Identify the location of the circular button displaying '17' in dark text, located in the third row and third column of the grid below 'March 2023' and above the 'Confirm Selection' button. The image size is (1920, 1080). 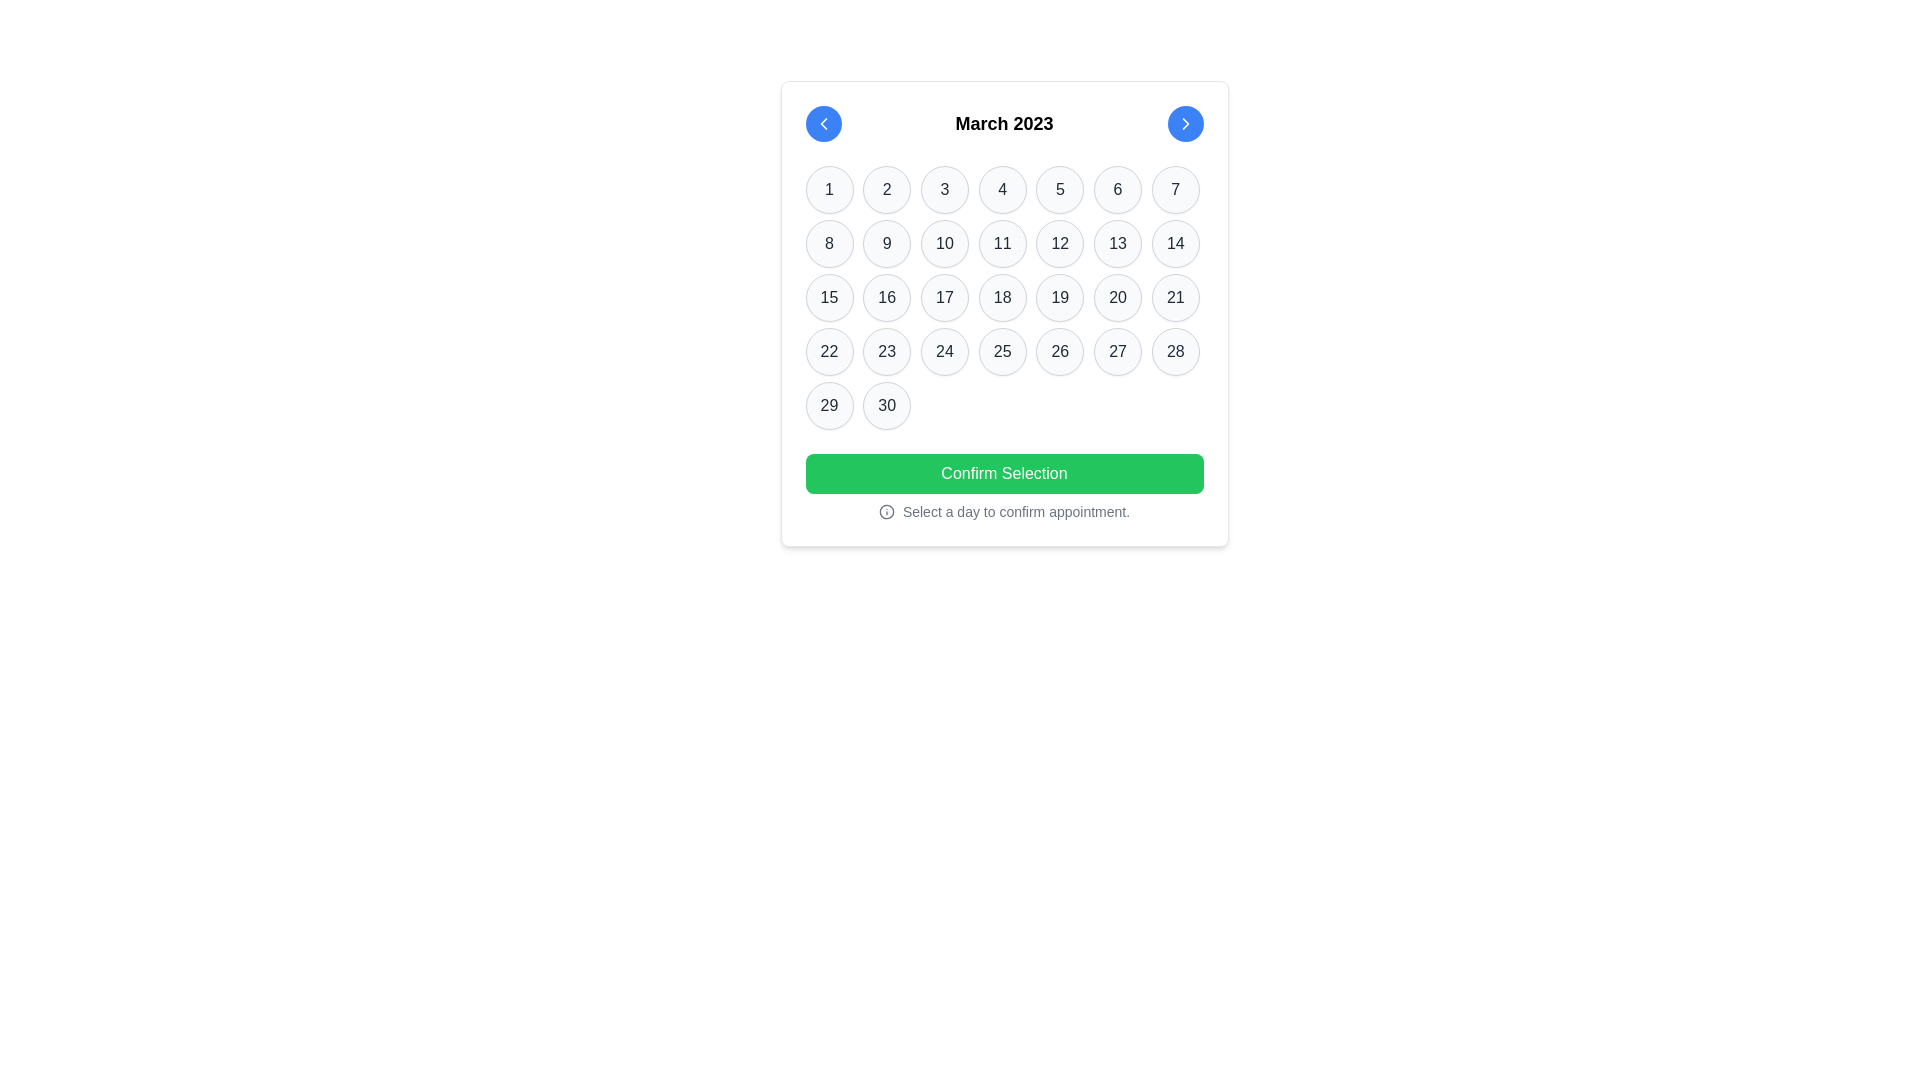
(943, 297).